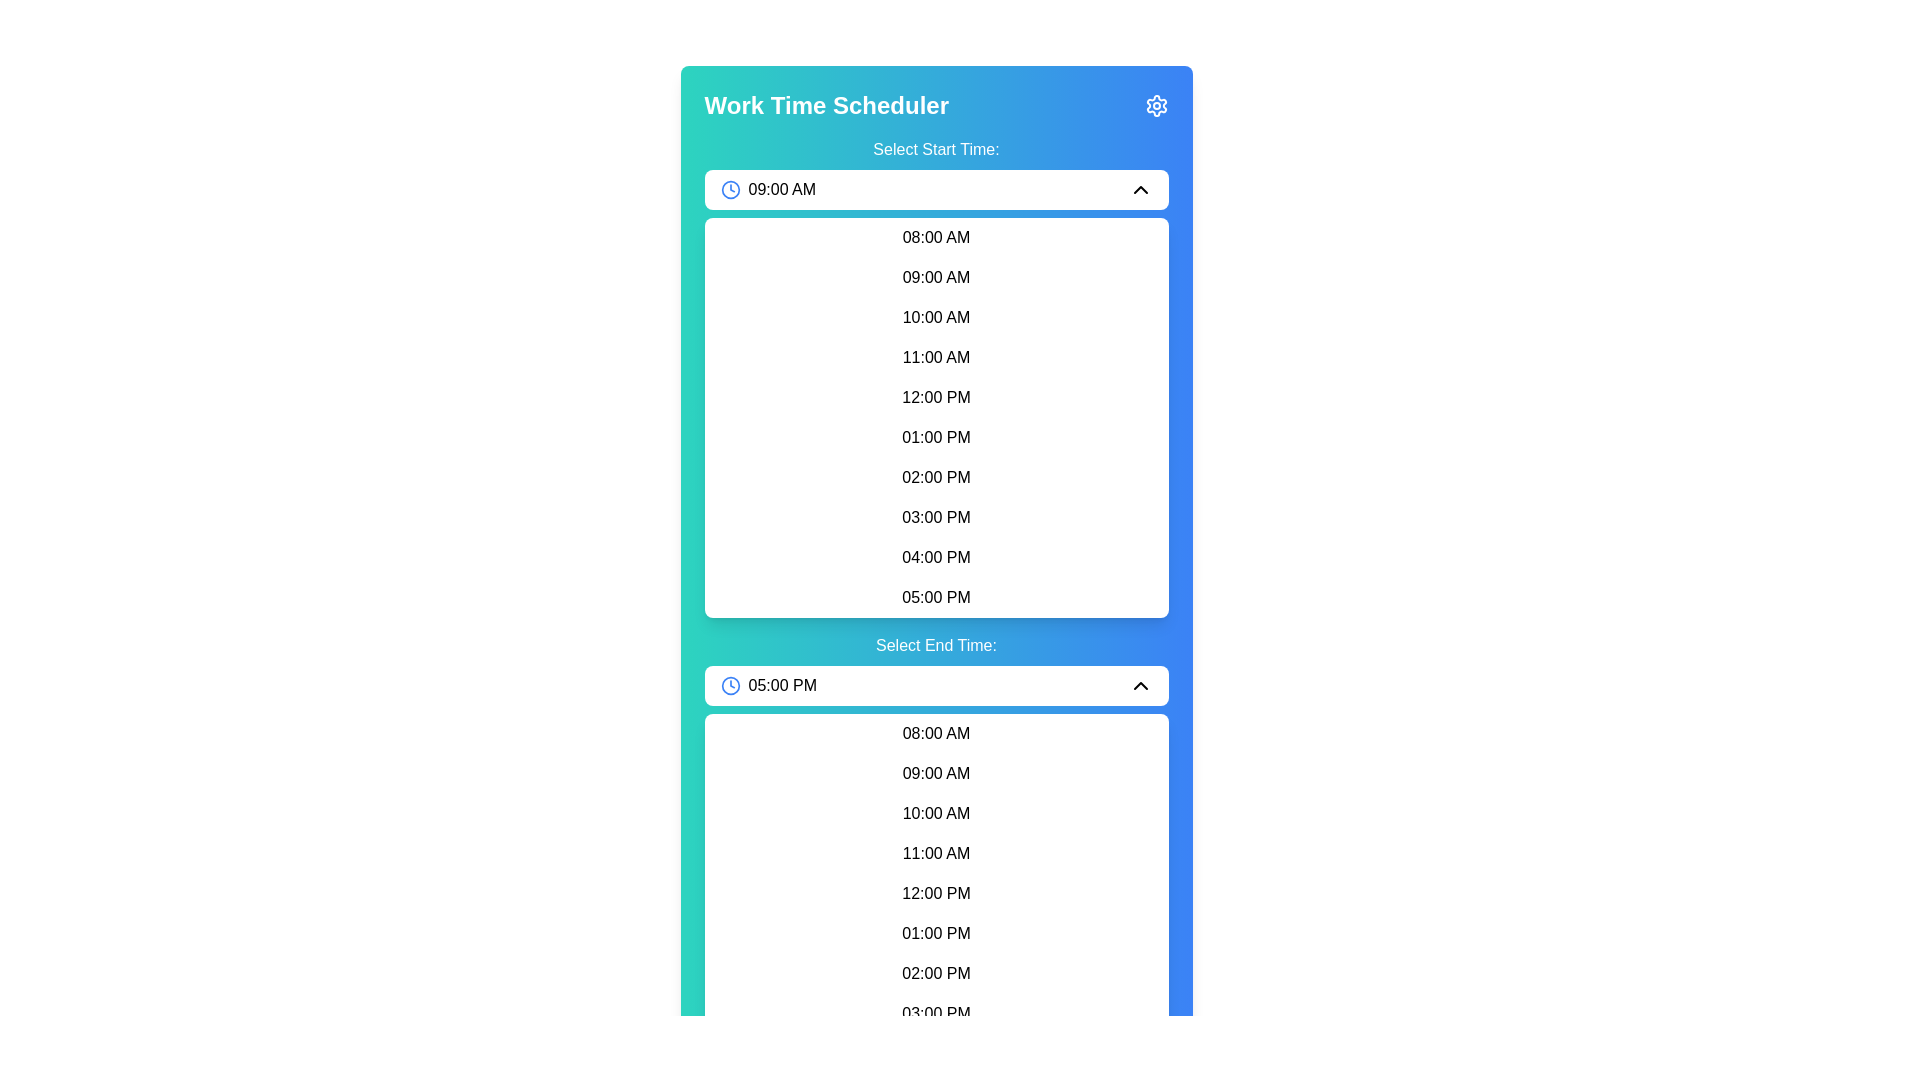 This screenshot has width=1920, height=1080. I want to click on the selectable time slot displaying '11:00 AM', which is the fourth item in a vertical list below the 'Select End Time:' label, so click(935, 853).